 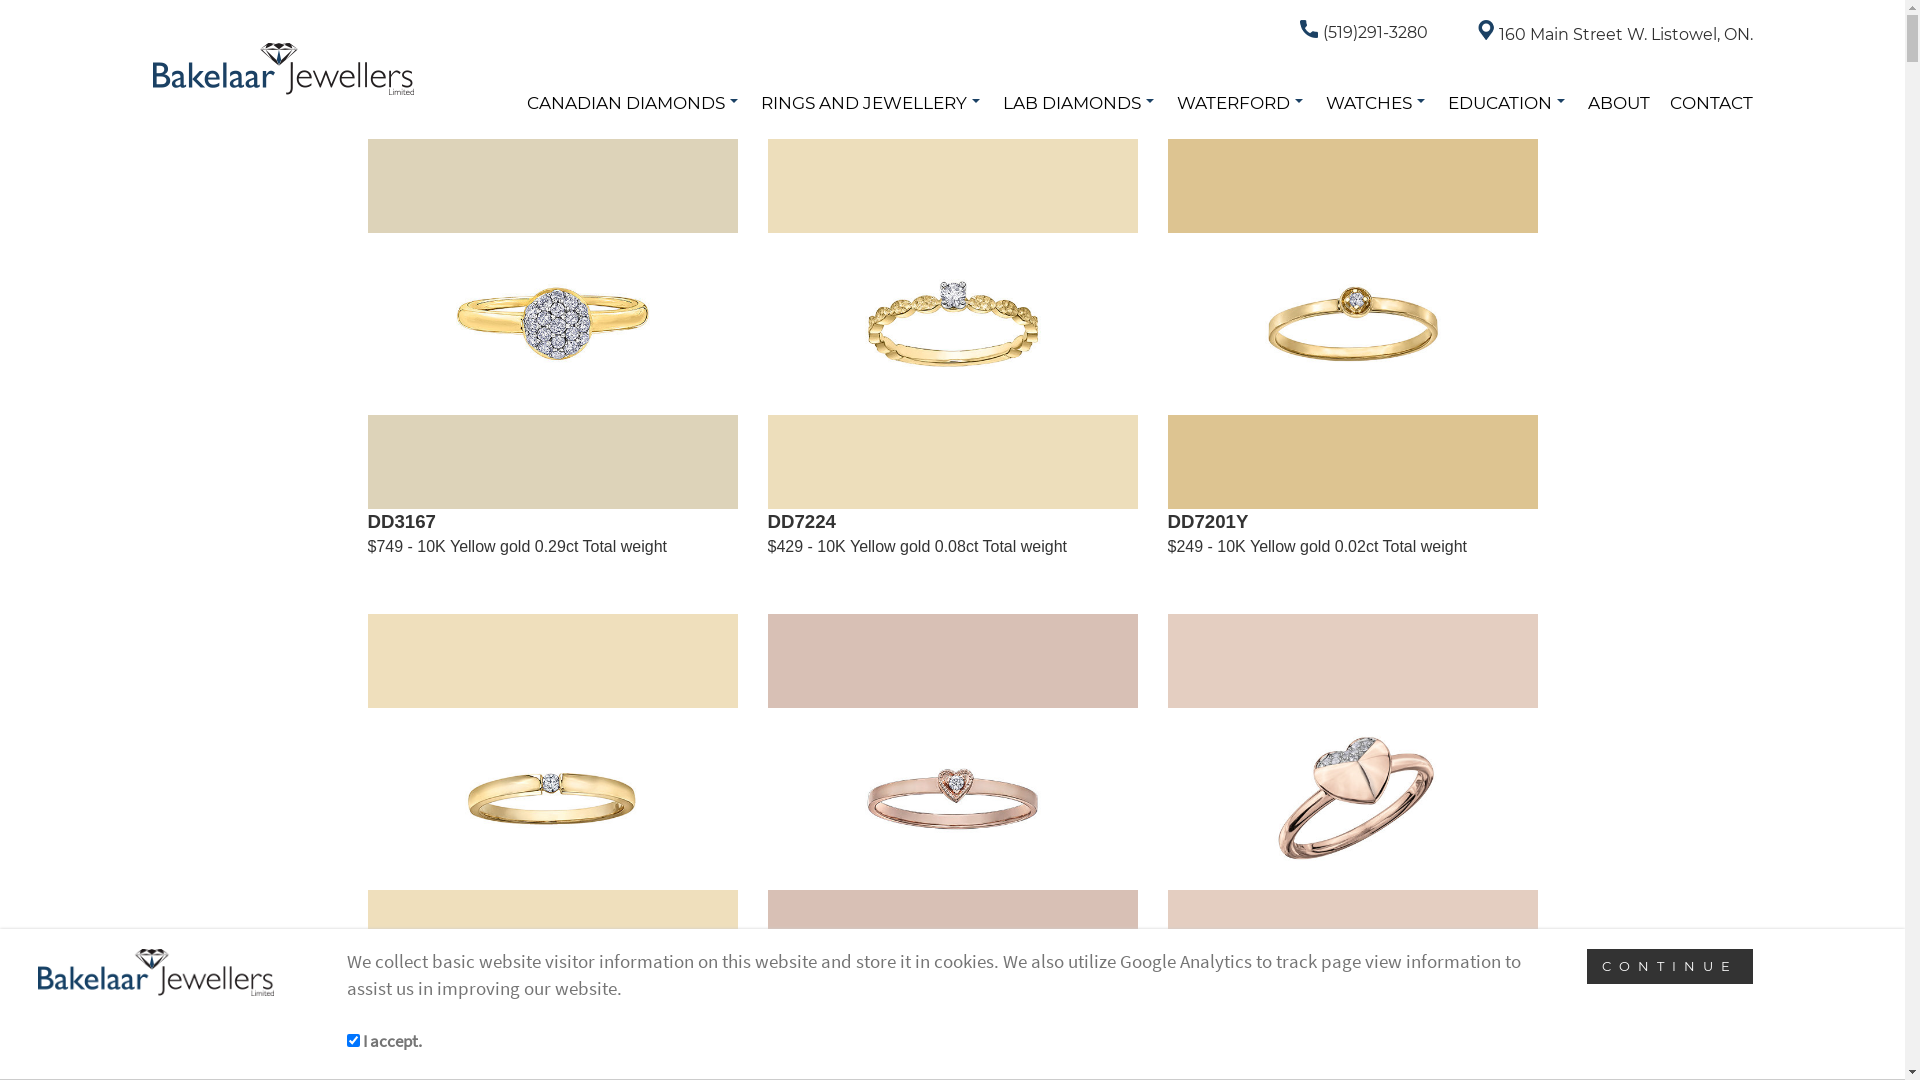 What do you see at coordinates (1078, 103) in the screenshot?
I see `'LAB DIAMONDS'` at bounding box center [1078, 103].